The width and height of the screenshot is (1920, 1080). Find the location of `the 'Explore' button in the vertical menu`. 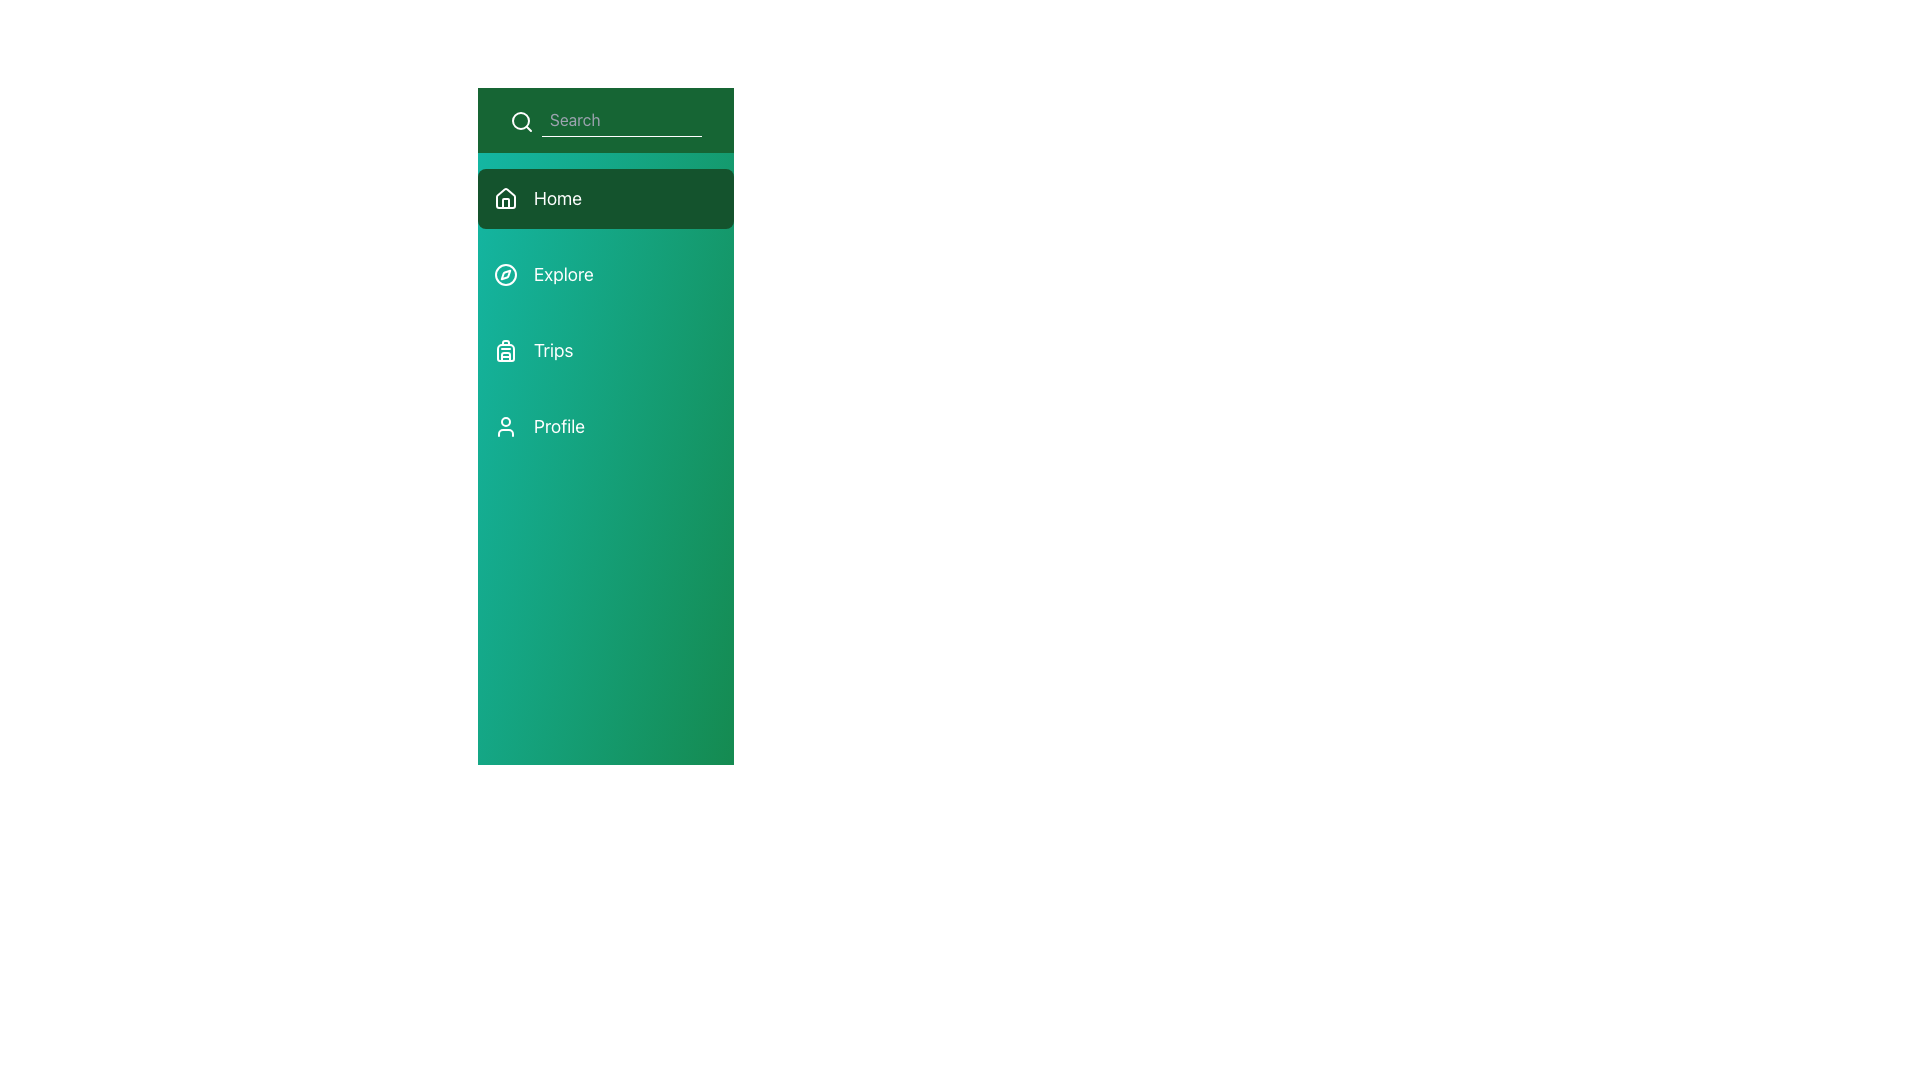

the 'Explore' button in the vertical menu is located at coordinates (604, 312).